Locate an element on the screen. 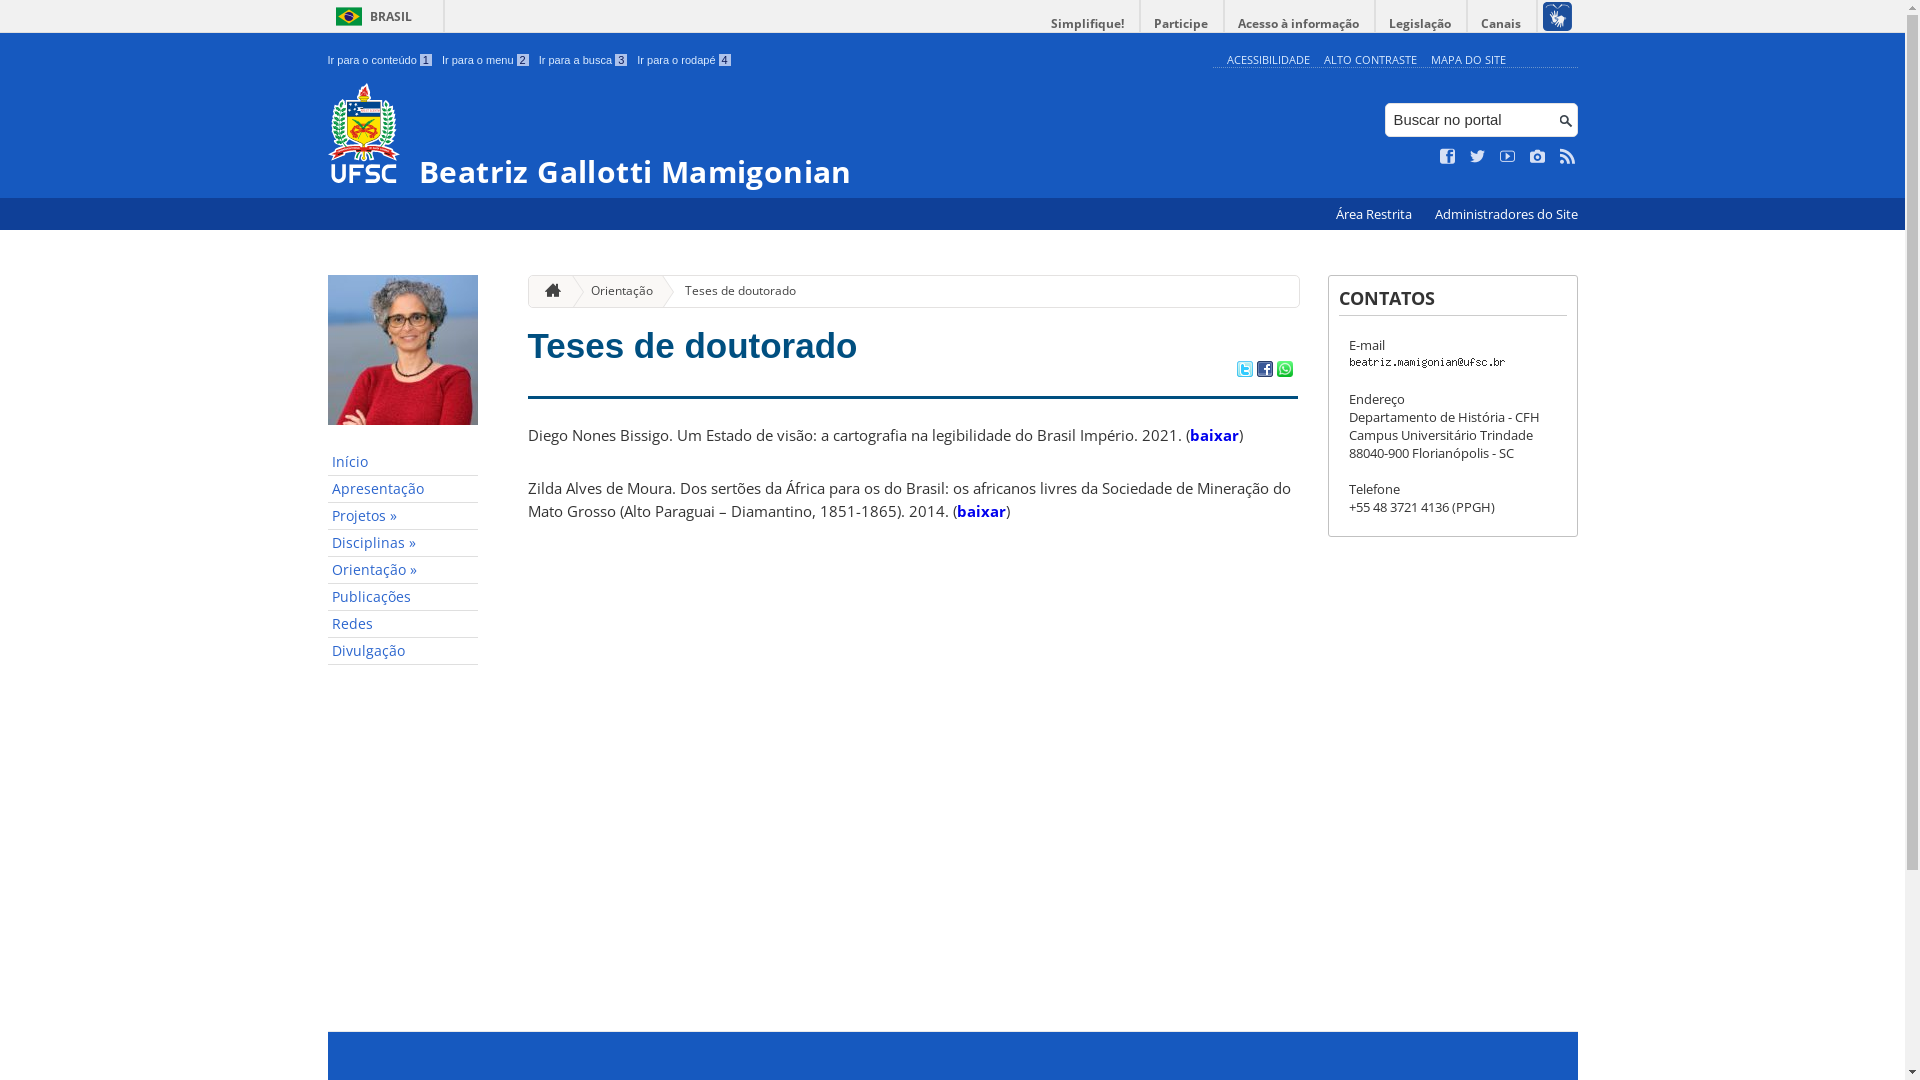 The width and height of the screenshot is (1920, 1080). 'BRASIL' is located at coordinates (370, 16).